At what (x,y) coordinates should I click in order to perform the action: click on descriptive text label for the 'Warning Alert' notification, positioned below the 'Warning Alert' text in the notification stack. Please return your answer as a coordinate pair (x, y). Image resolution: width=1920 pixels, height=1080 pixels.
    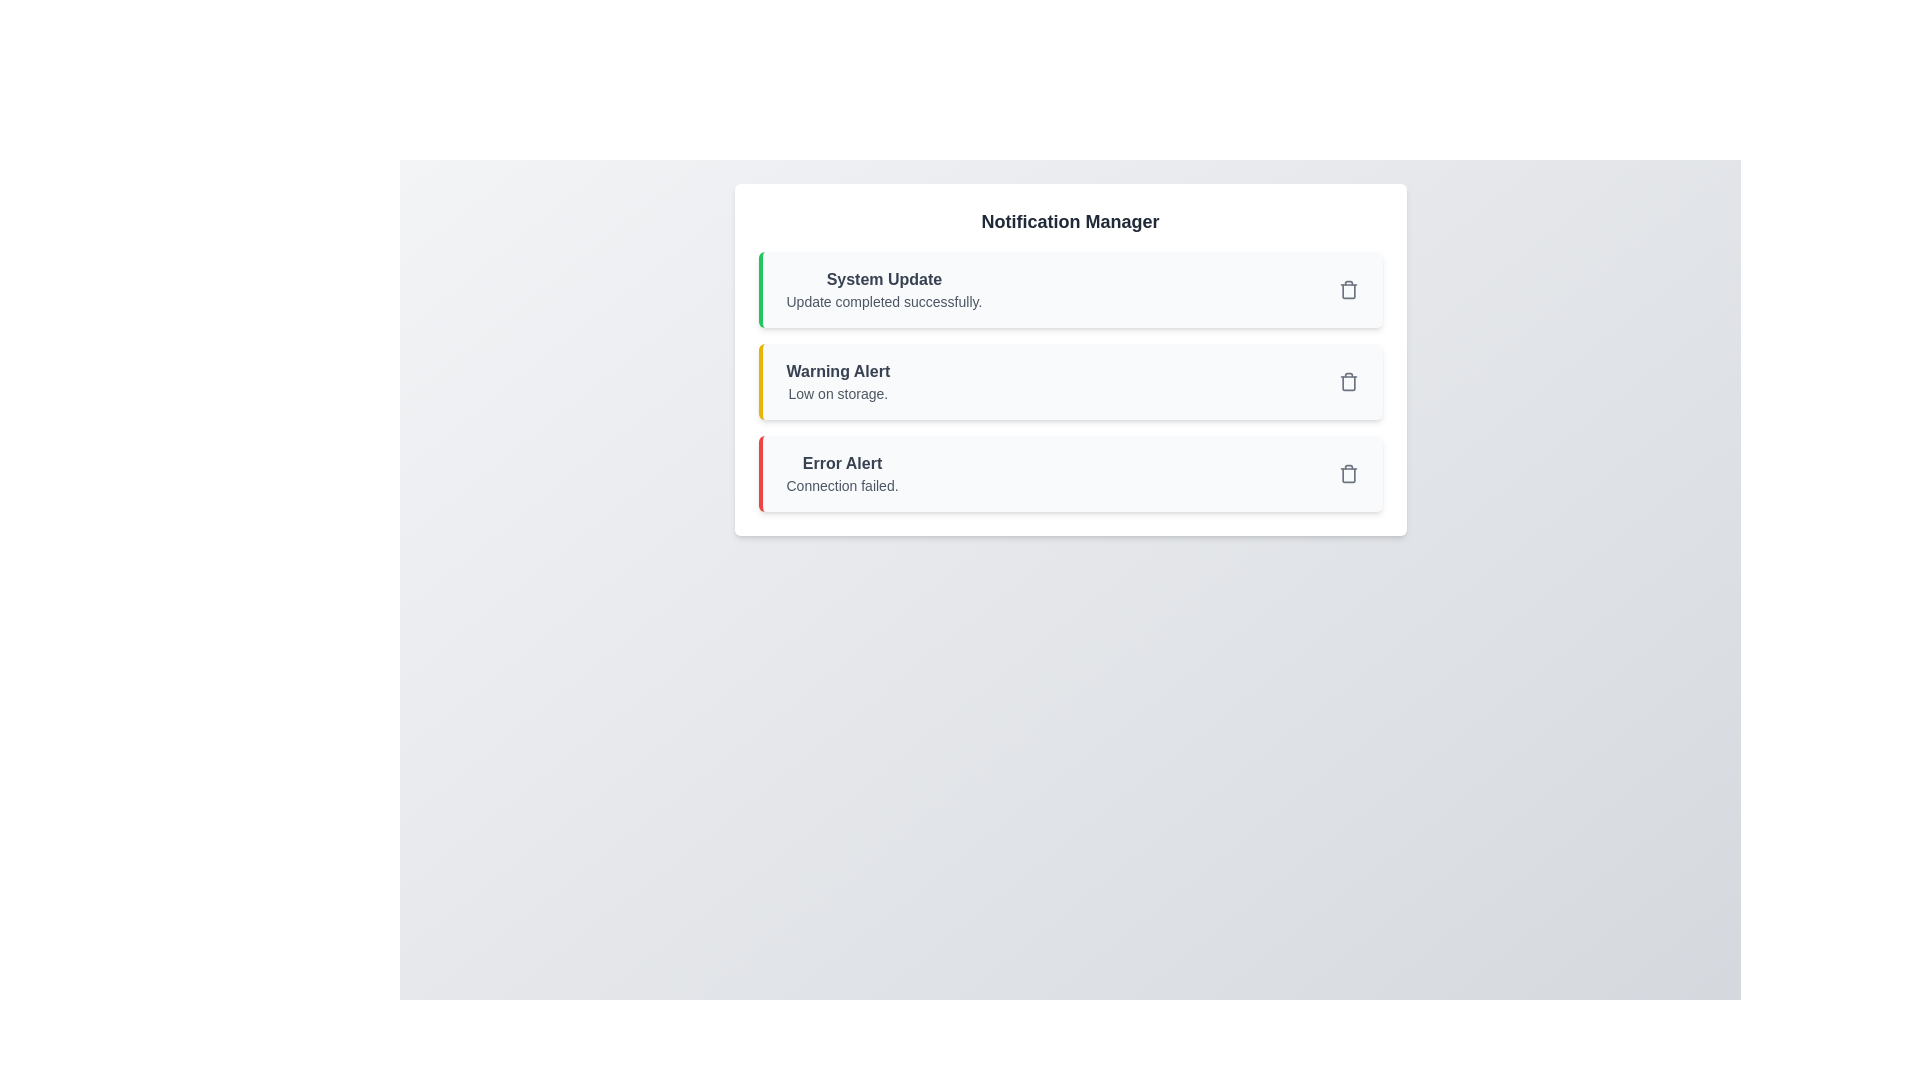
    Looking at the image, I should click on (838, 393).